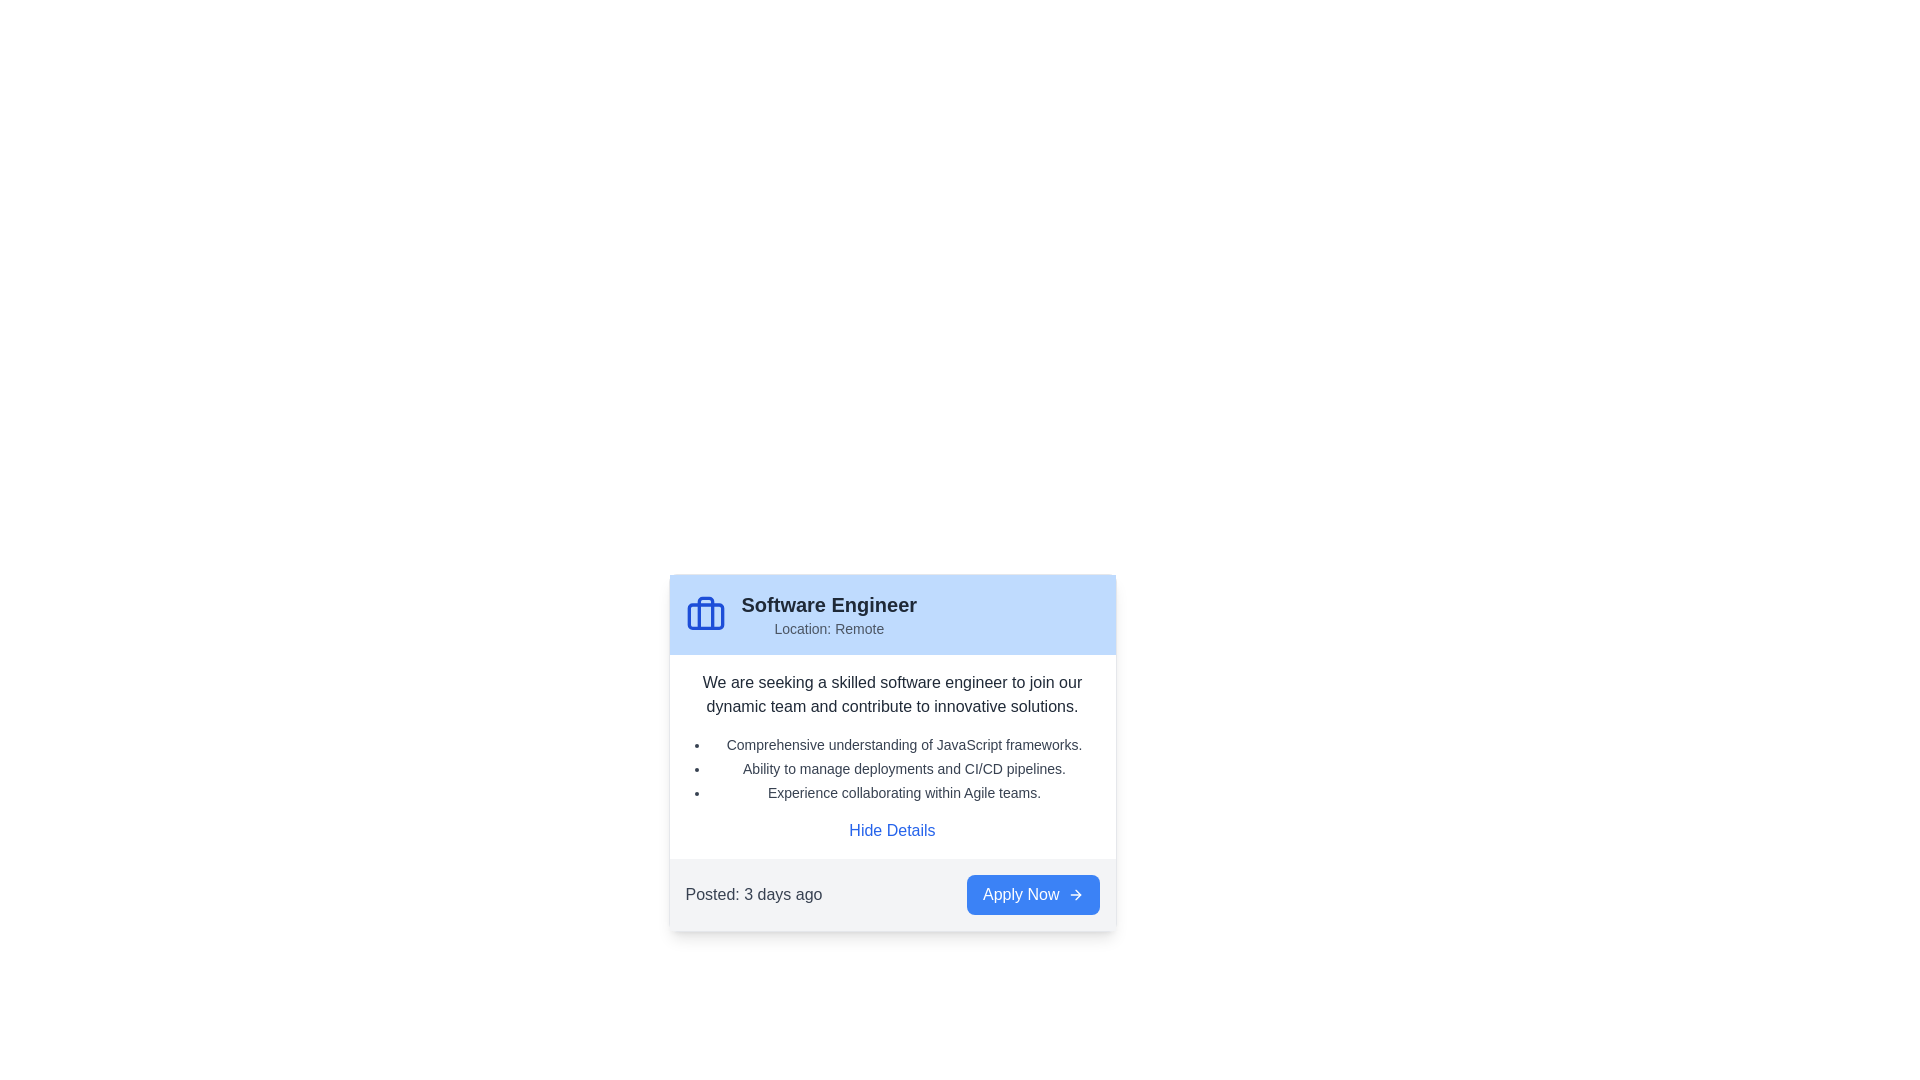  Describe the element at coordinates (705, 613) in the screenshot. I see `the briefcase icon located to the left of the job title and location text` at that location.